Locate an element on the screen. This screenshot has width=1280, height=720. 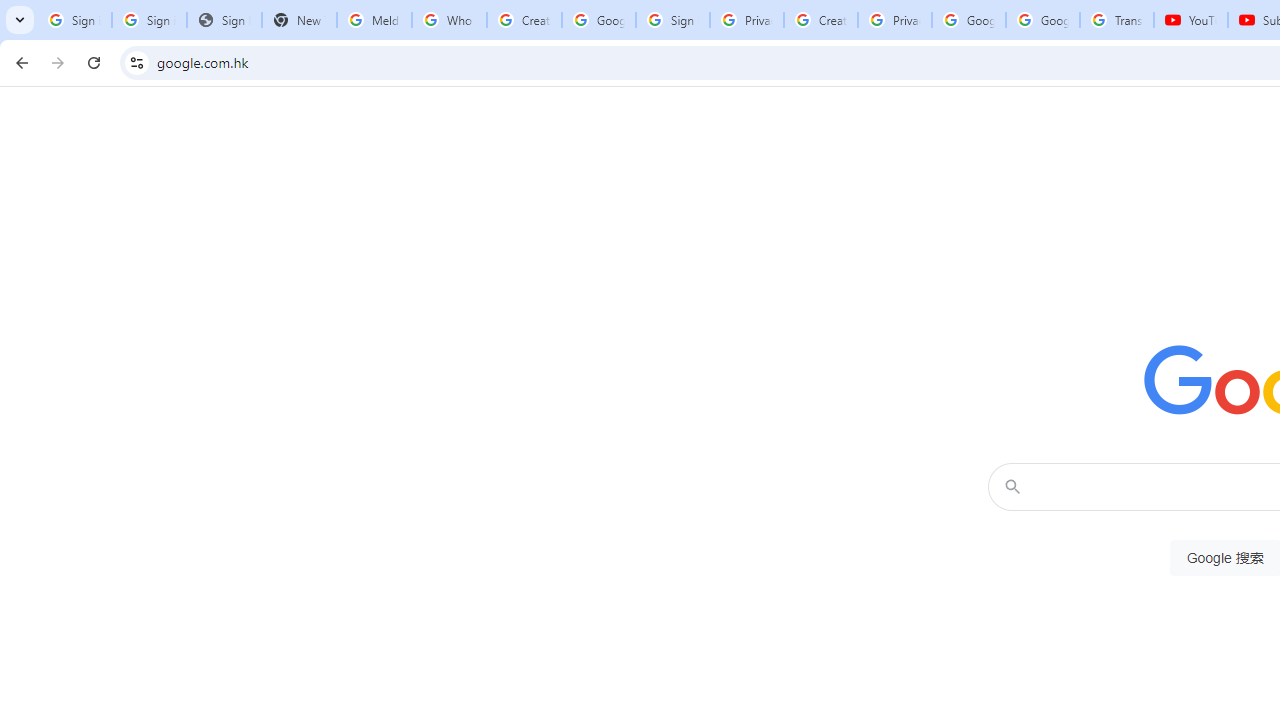
'Sign In - USA TODAY' is located at coordinates (224, 20).